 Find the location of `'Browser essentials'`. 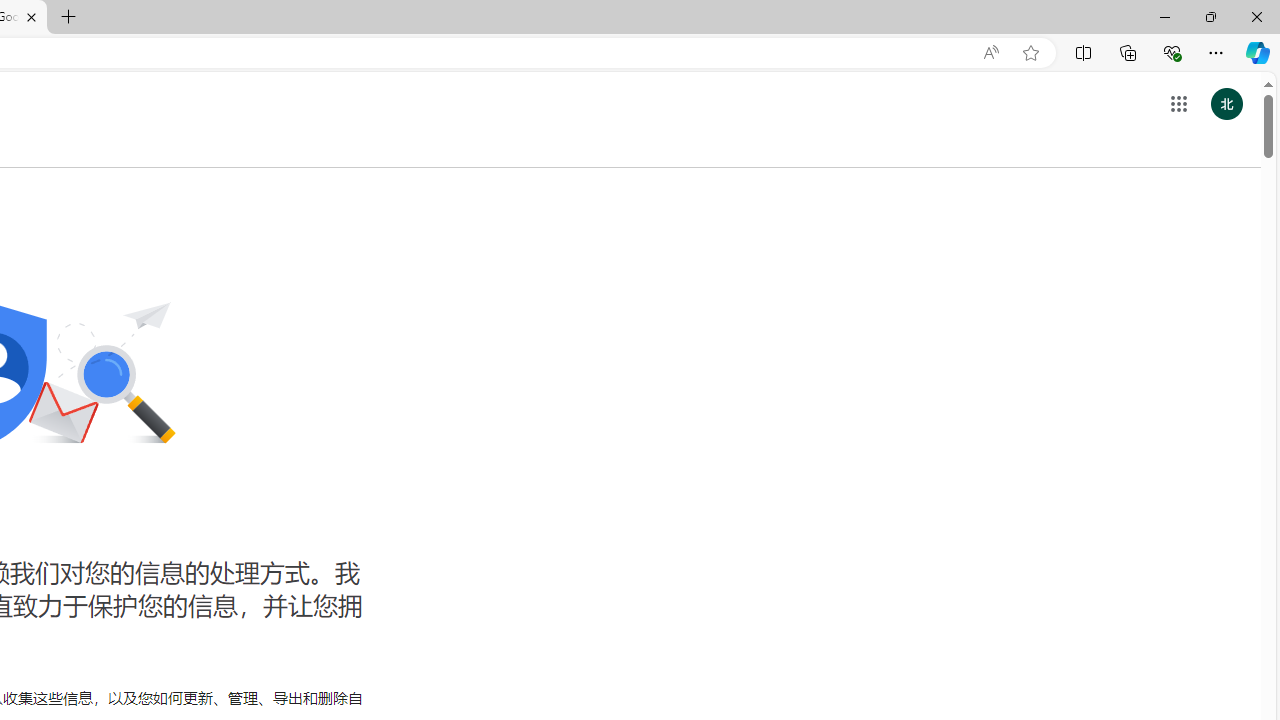

'Browser essentials' is located at coordinates (1171, 51).